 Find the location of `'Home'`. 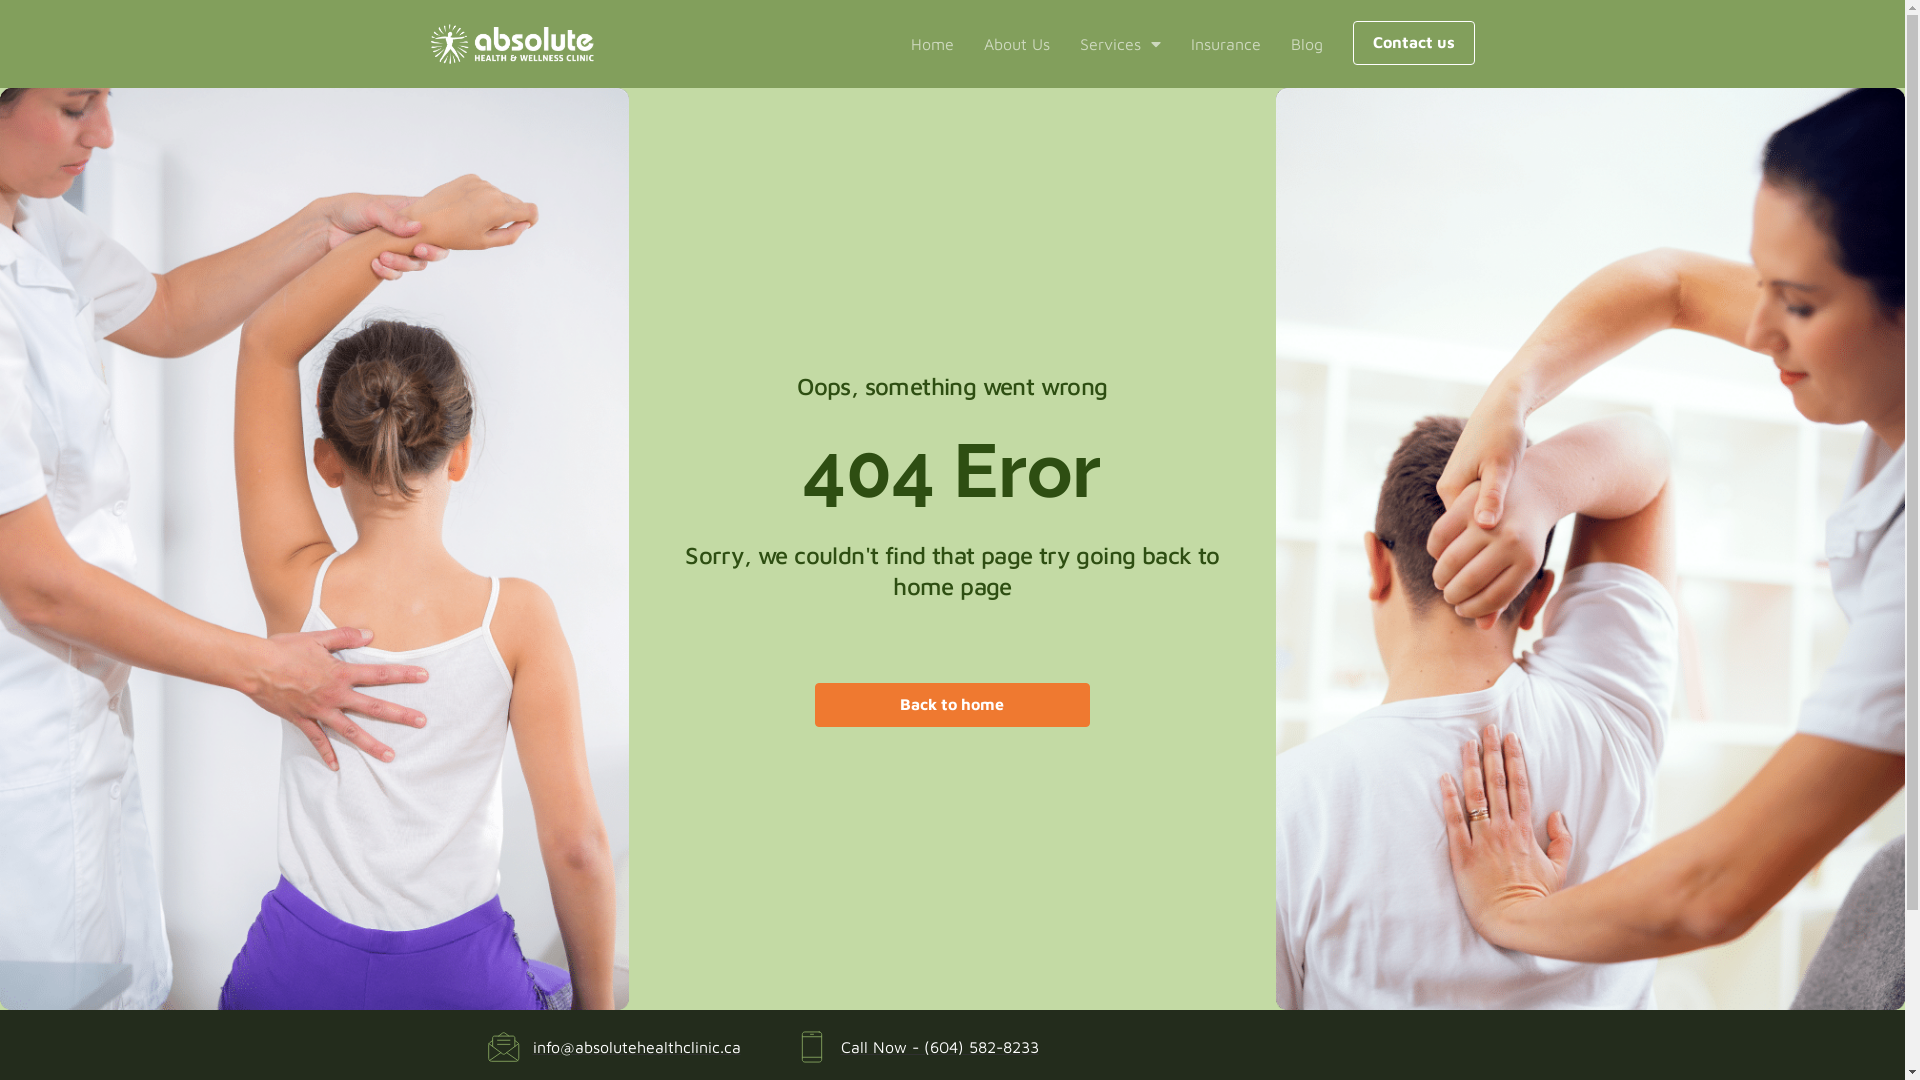

'Home' is located at coordinates (930, 44).